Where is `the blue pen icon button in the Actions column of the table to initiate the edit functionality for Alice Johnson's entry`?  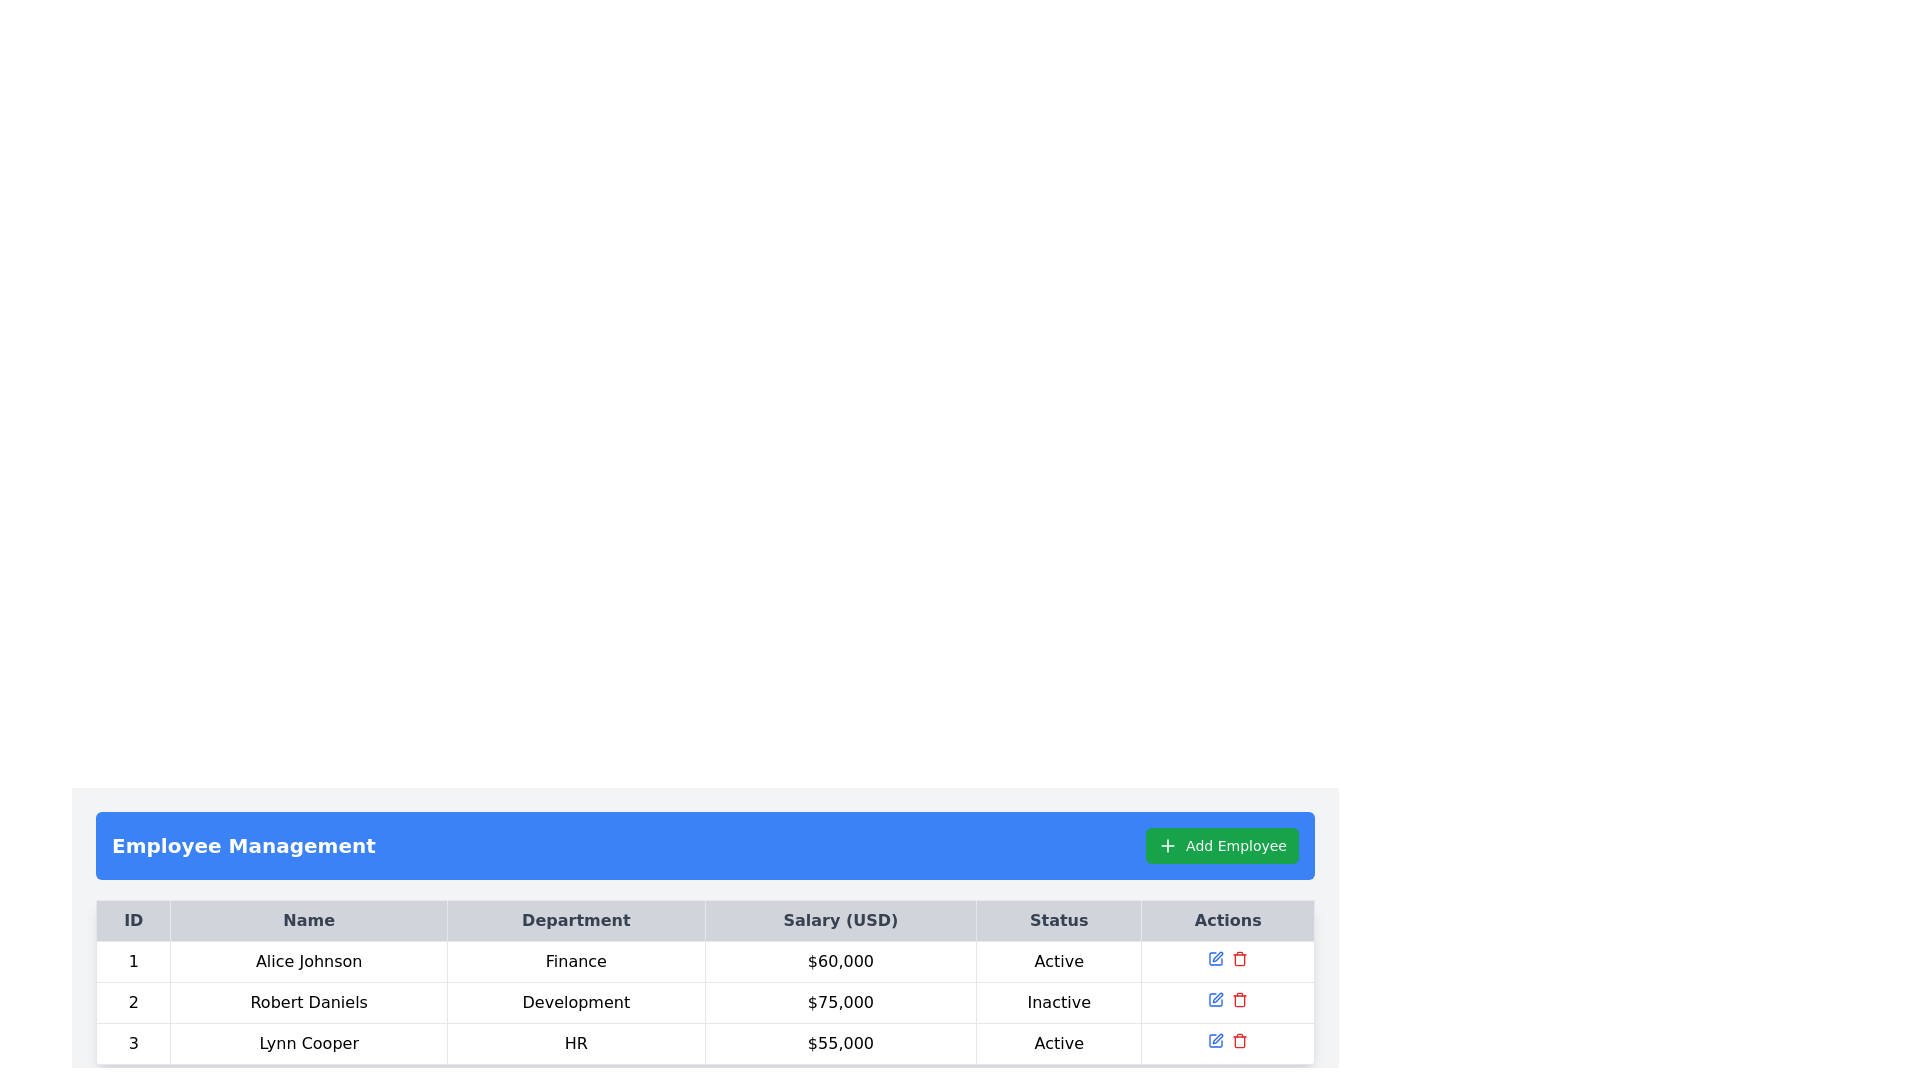
the blue pen icon button in the Actions column of the table to initiate the edit functionality for Alice Johnson's entry is located at coordinates (1214, 958).